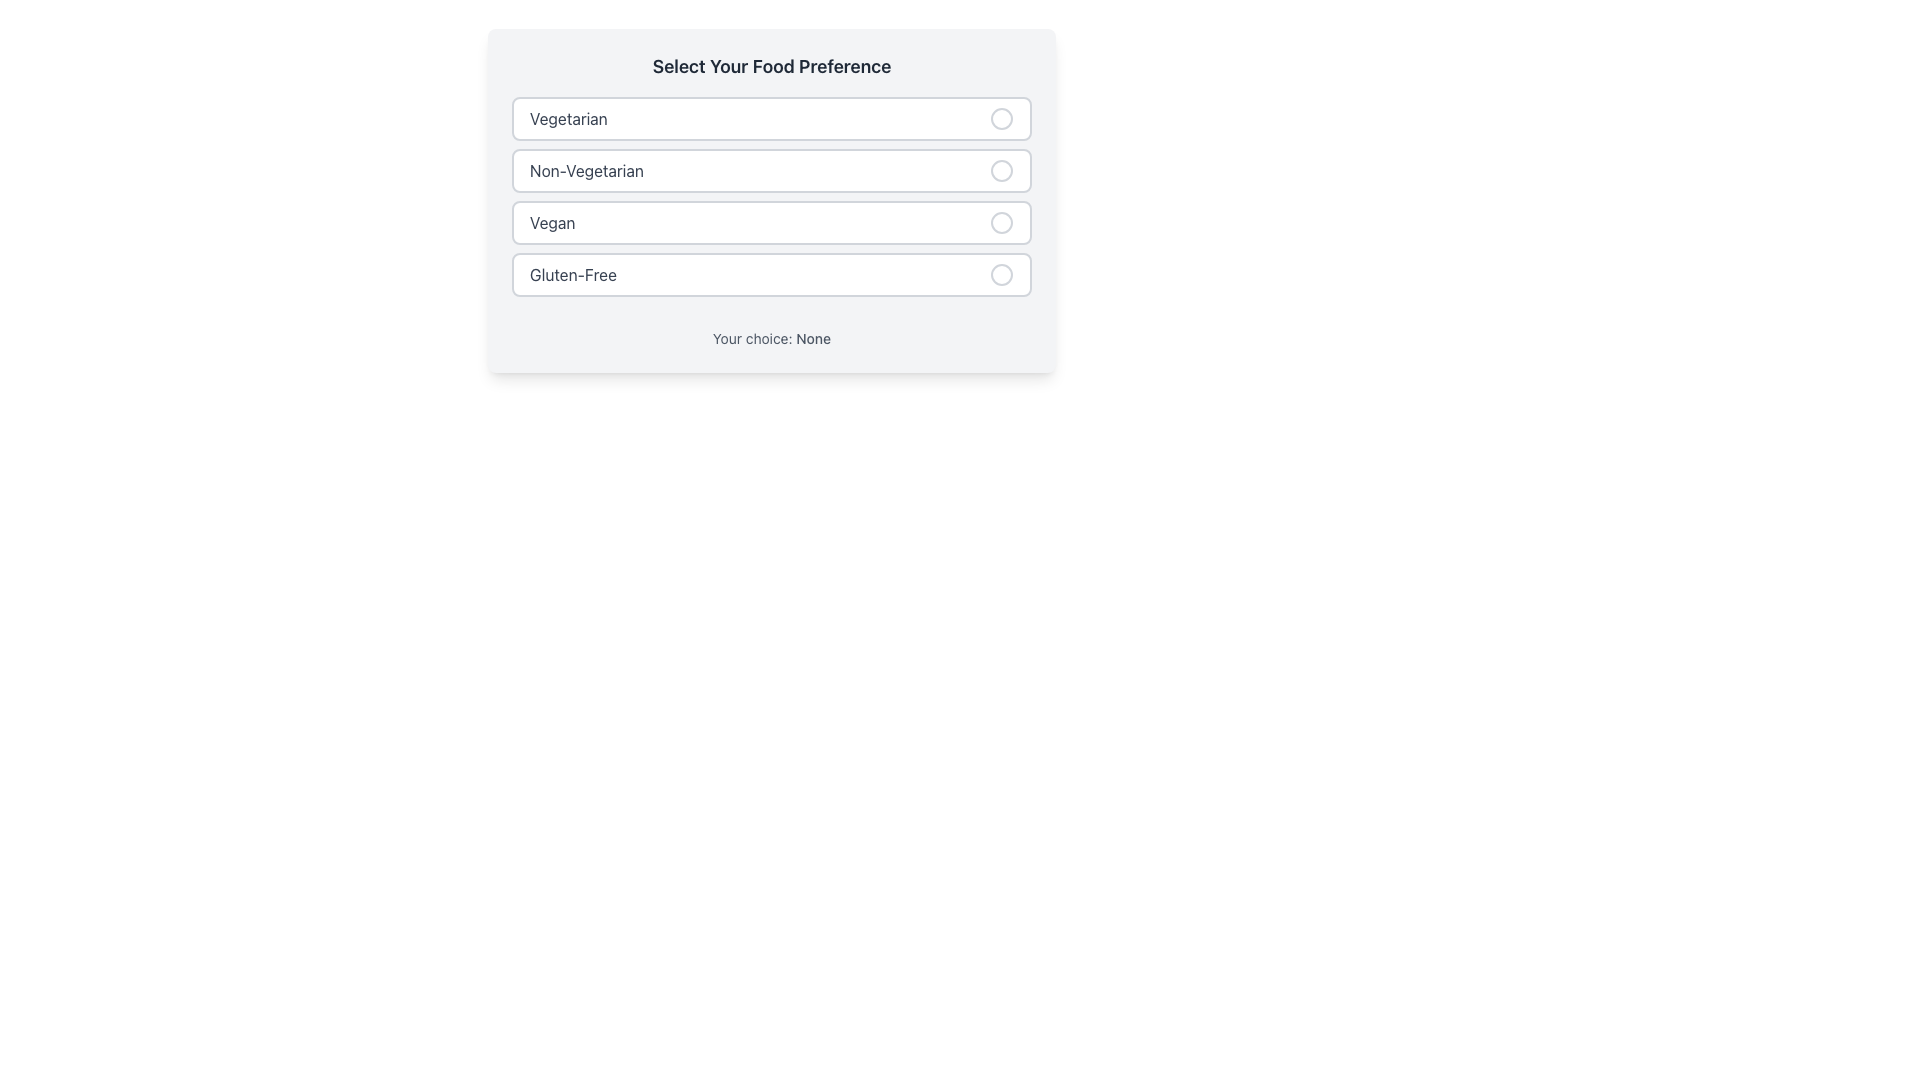 This screenshot has height=1080, width=1920. Describe the element at coordinates (771, 119) in the screenshot. I see `the 'Vegetarian' selectable list item` at that location.